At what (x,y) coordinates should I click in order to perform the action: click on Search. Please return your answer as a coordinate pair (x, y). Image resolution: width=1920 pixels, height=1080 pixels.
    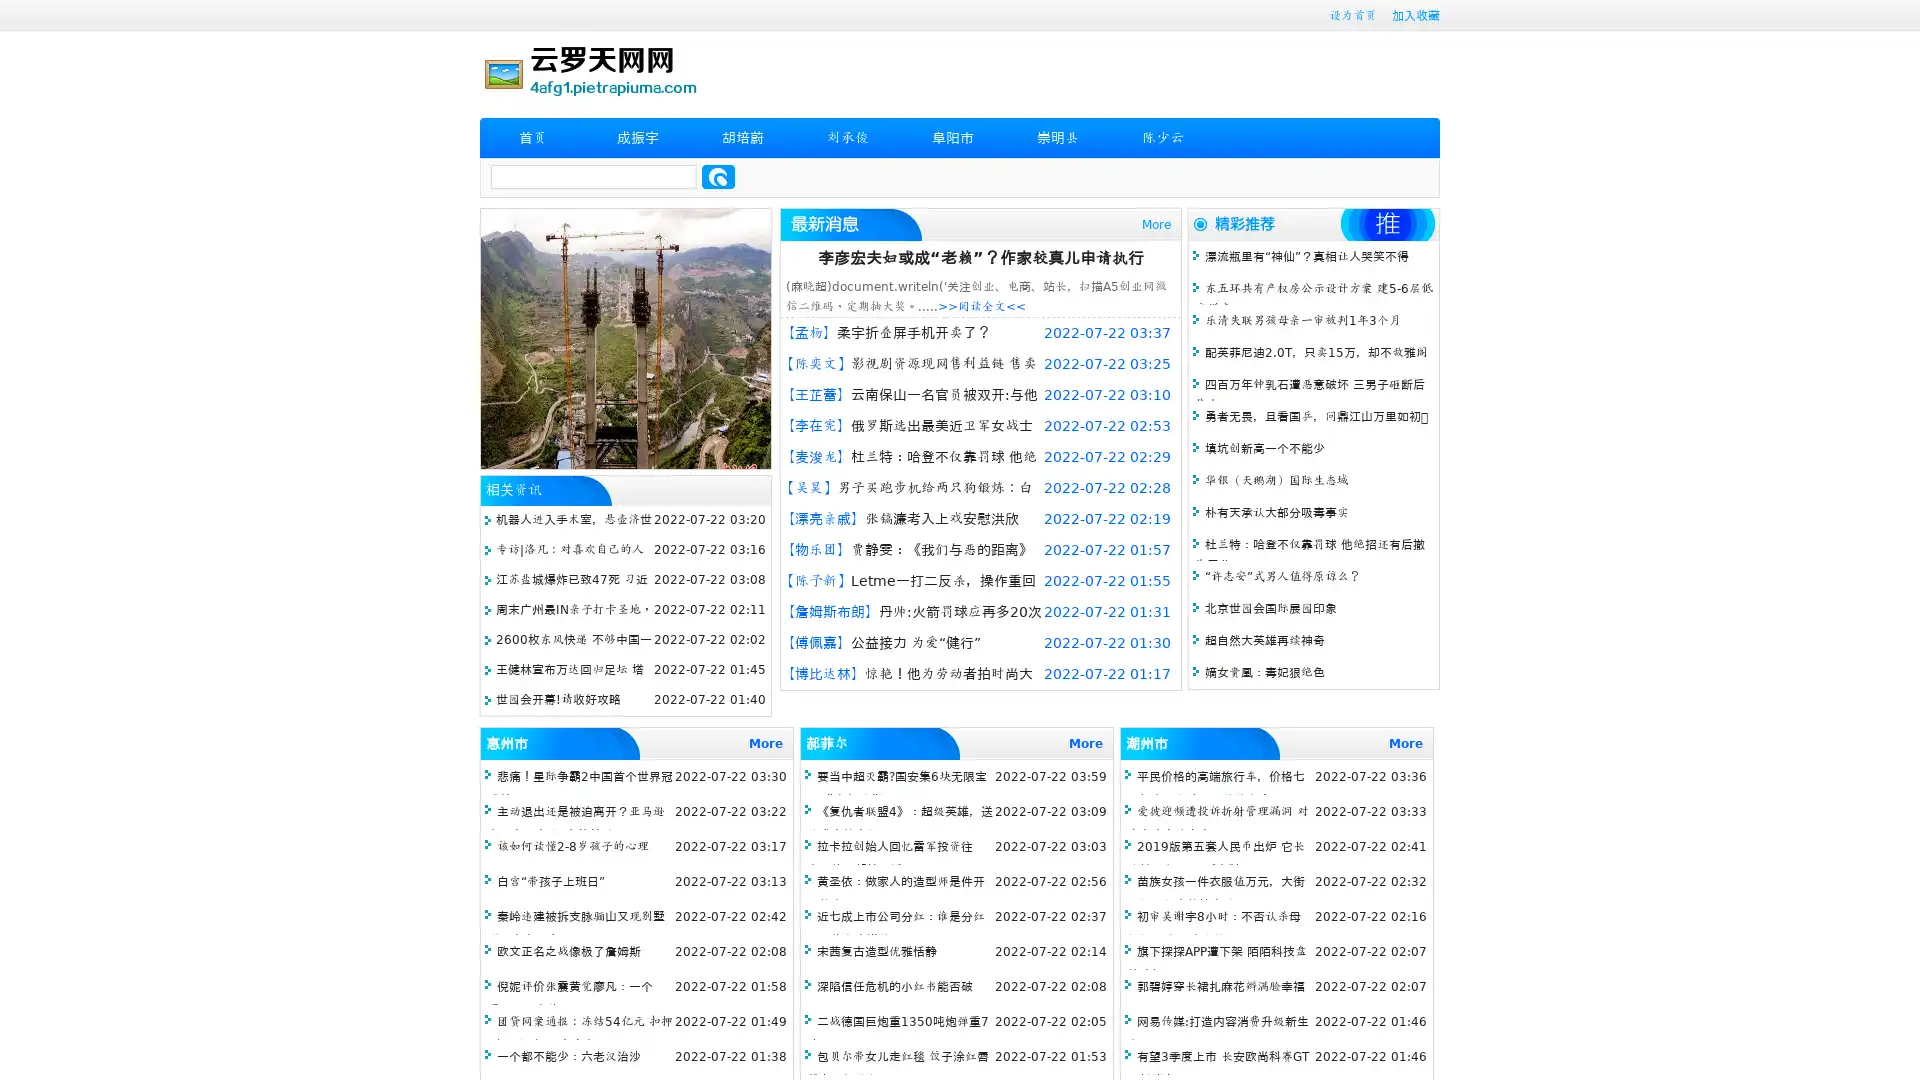
    Looking at the image, I should click on (718, 176).